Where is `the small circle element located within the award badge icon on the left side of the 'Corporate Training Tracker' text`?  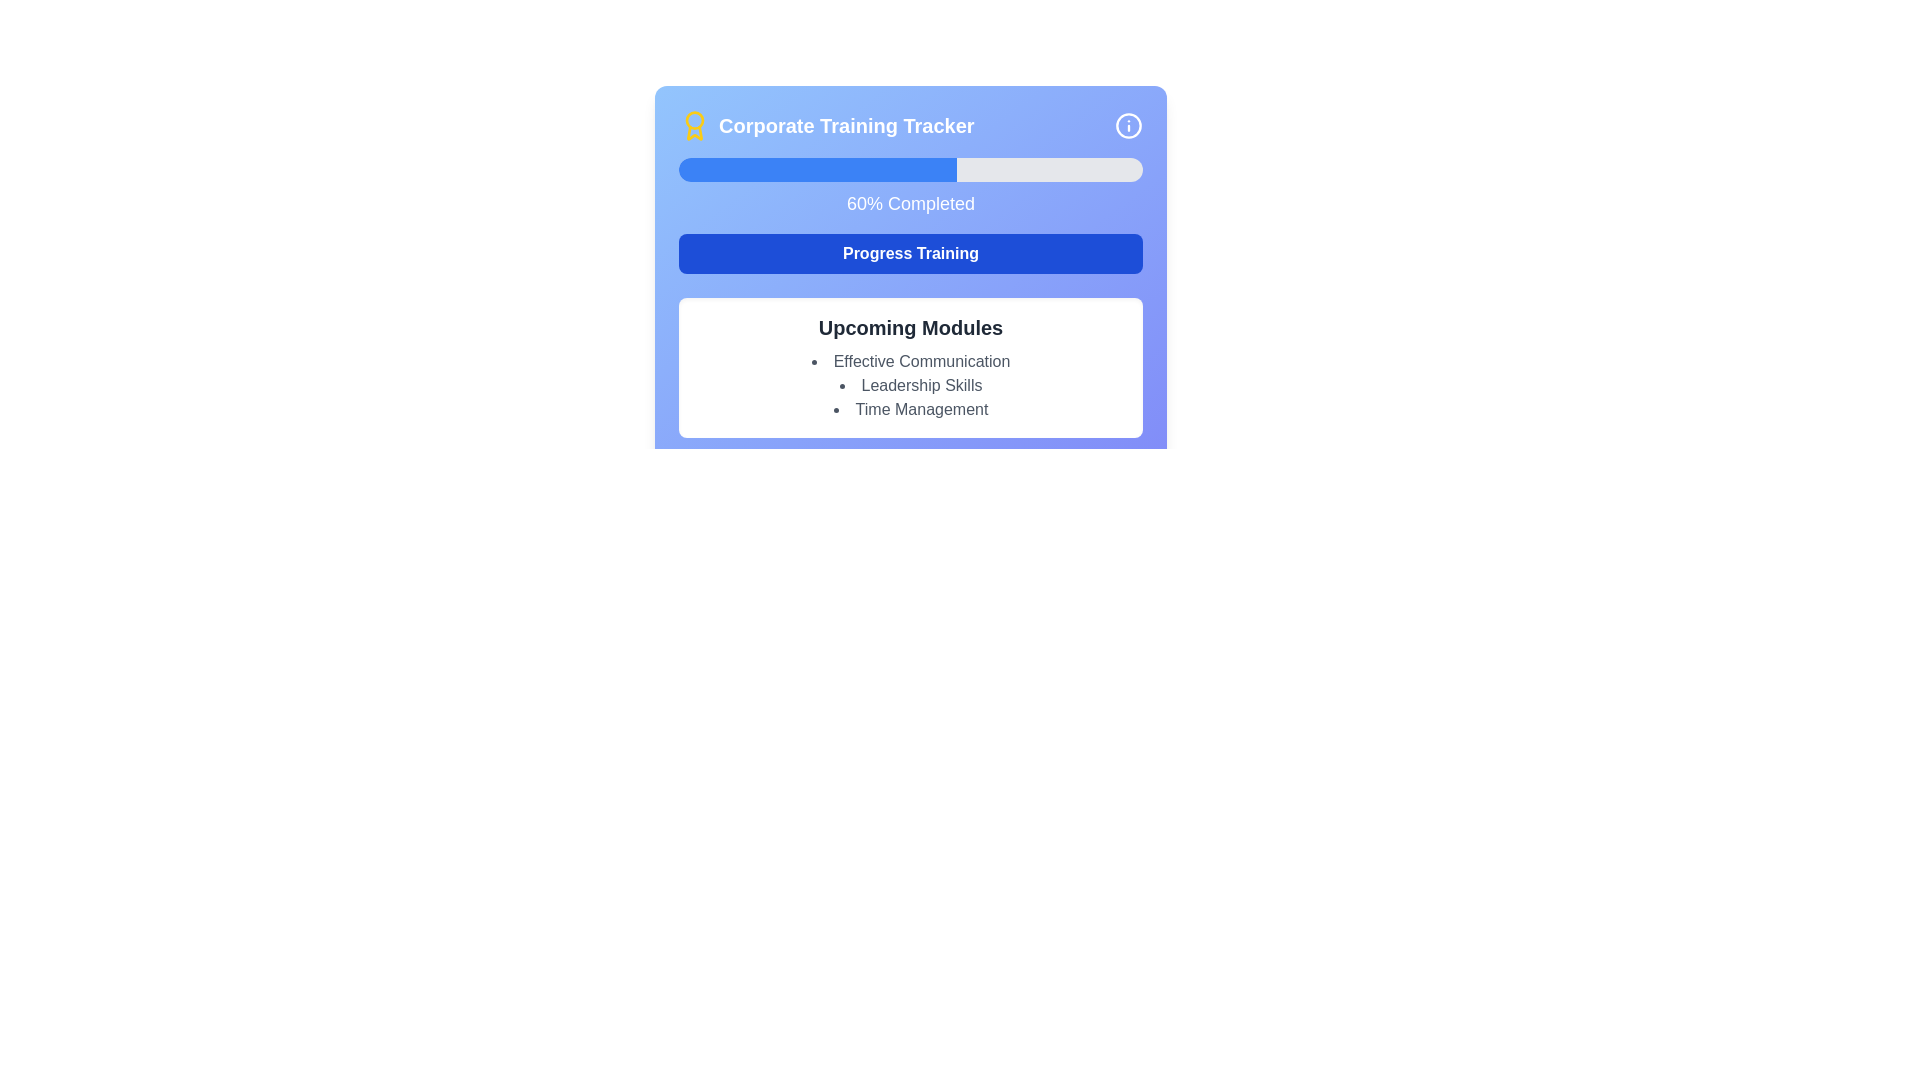
the small circle element located within the award badge icon on the left side of the 'Corporate Training Tracker' text is located at coordinates (695, 119).